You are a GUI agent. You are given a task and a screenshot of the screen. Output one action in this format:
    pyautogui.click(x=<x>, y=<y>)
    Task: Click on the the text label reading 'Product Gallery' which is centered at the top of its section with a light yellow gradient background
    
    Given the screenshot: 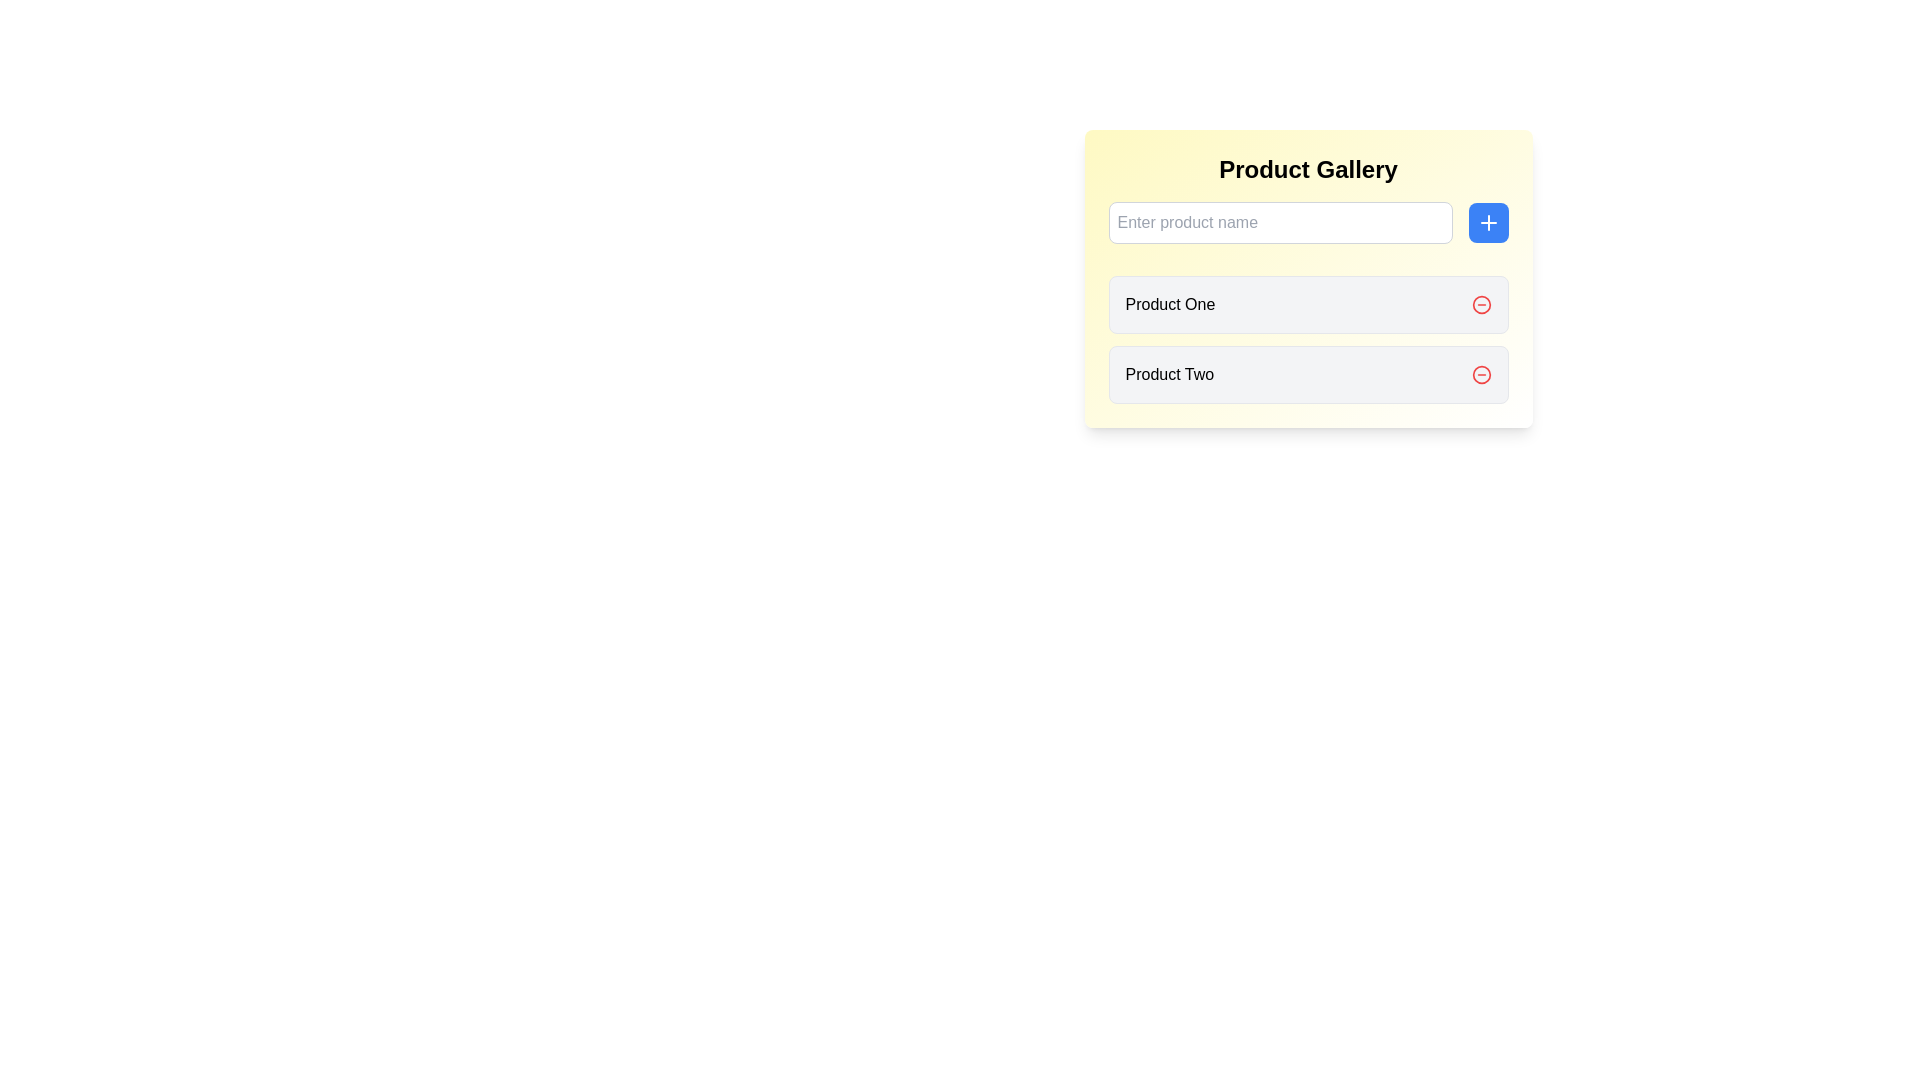 What is the action you would take?
    pyautogui.click(x=1308, y=168)
    